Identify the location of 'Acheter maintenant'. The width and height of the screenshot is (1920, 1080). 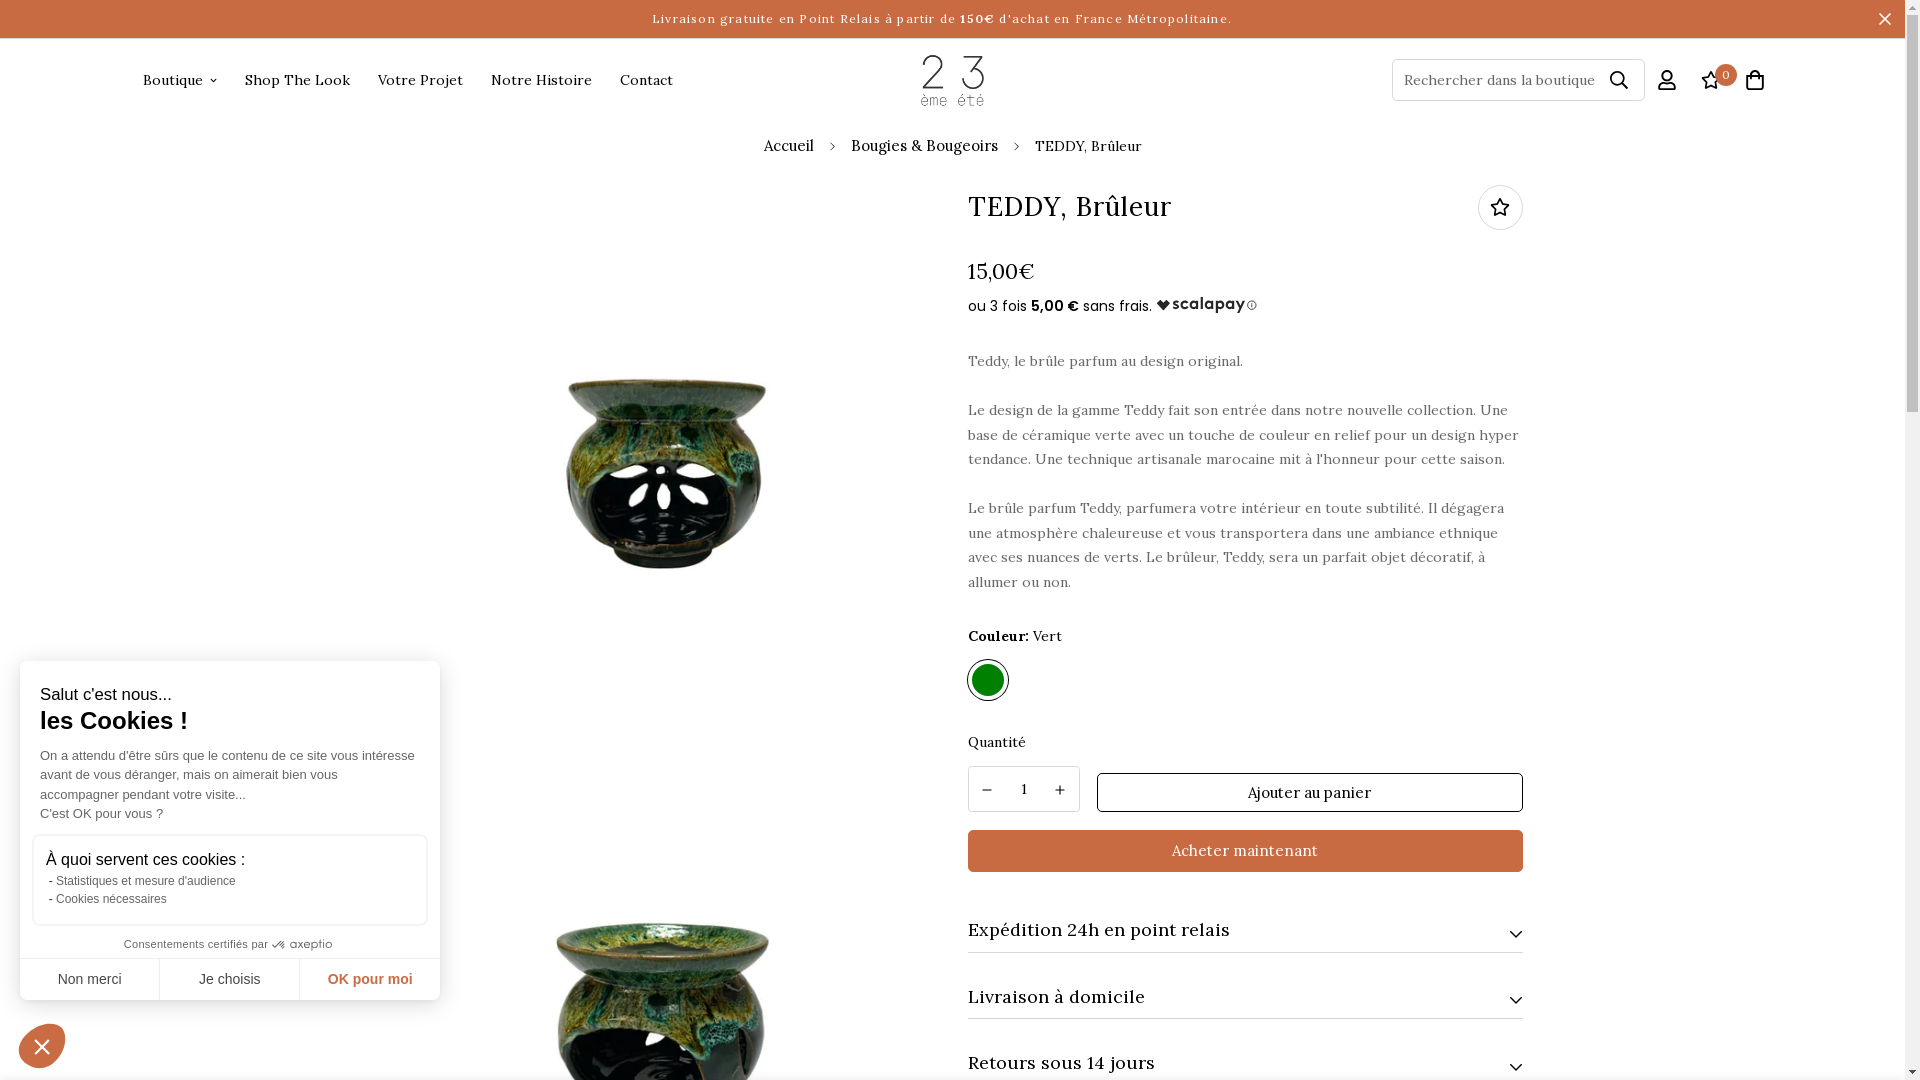
(1244, 851).